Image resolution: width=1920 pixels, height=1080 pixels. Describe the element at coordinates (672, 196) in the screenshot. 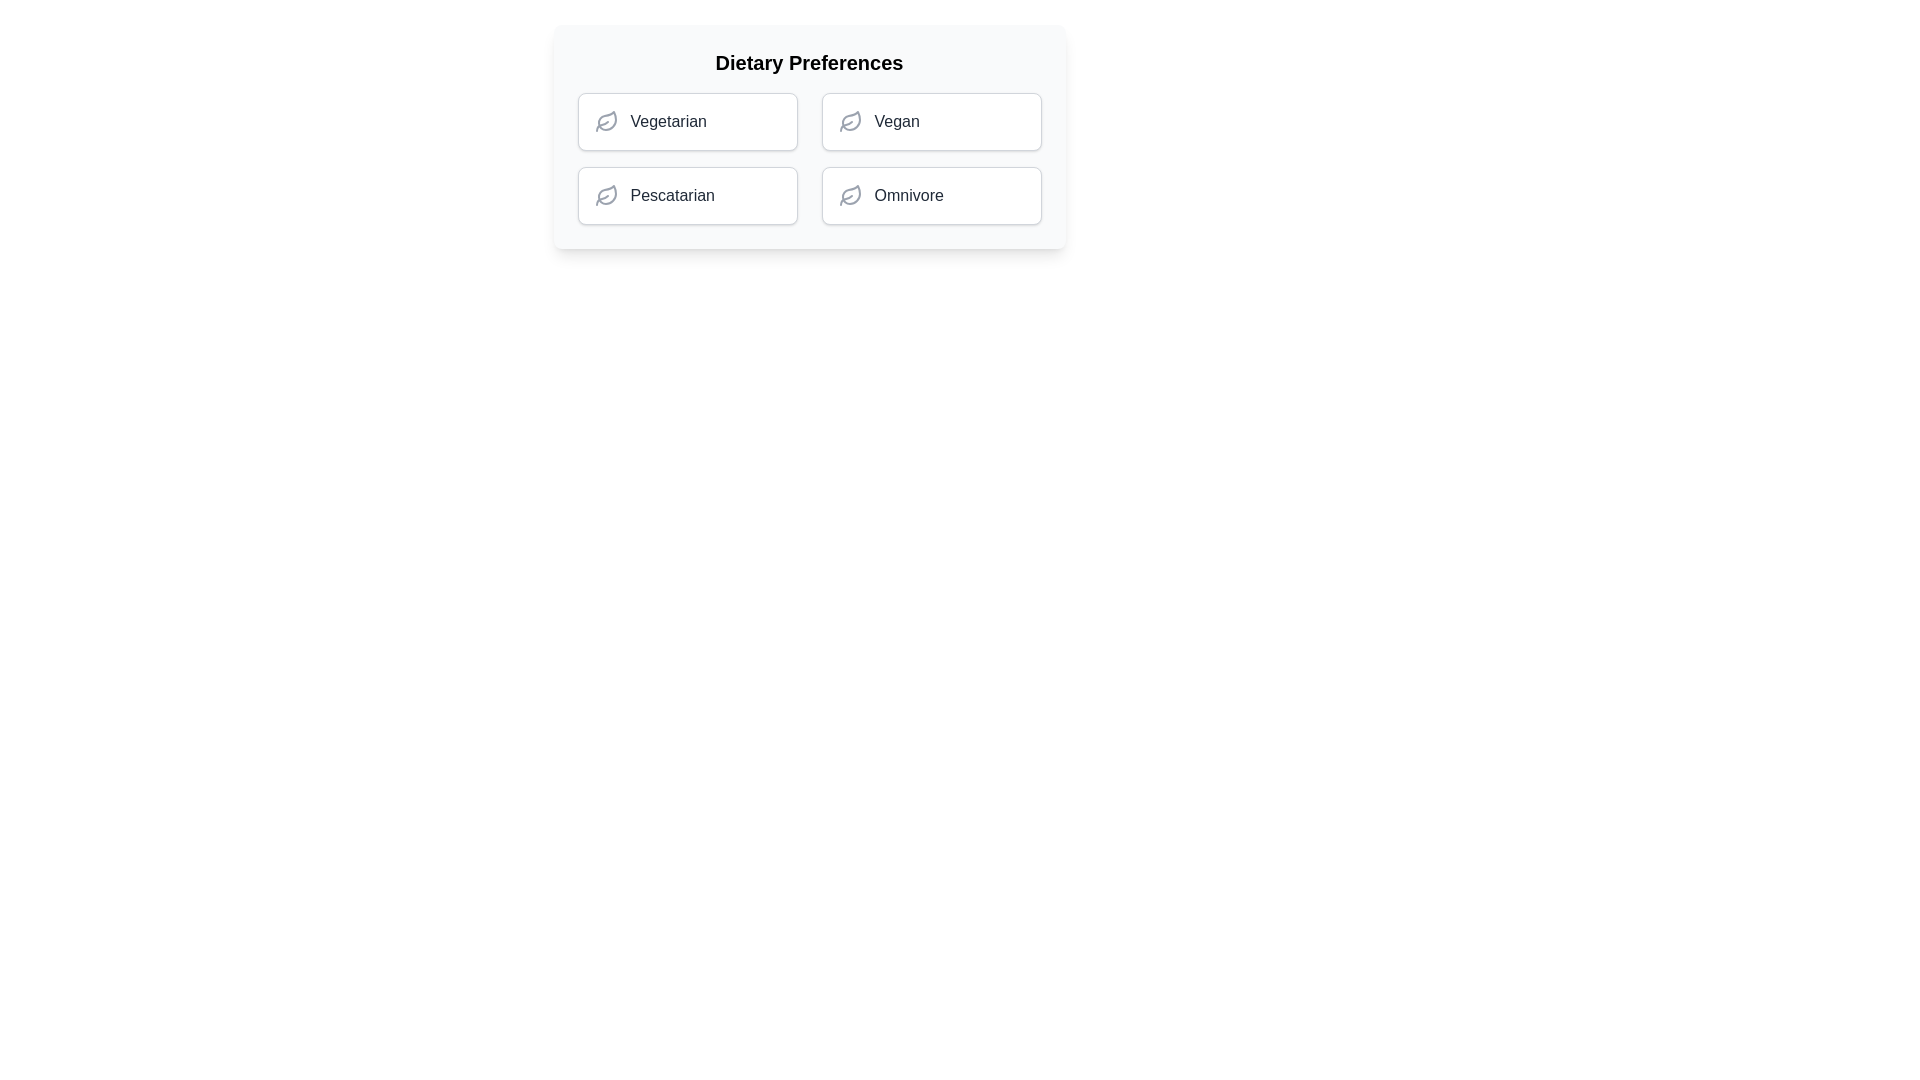

I see `text label 'Pescatarian' located within the option button with a white background and a gray border, positioned in the second row of dietary preferences` at that location.